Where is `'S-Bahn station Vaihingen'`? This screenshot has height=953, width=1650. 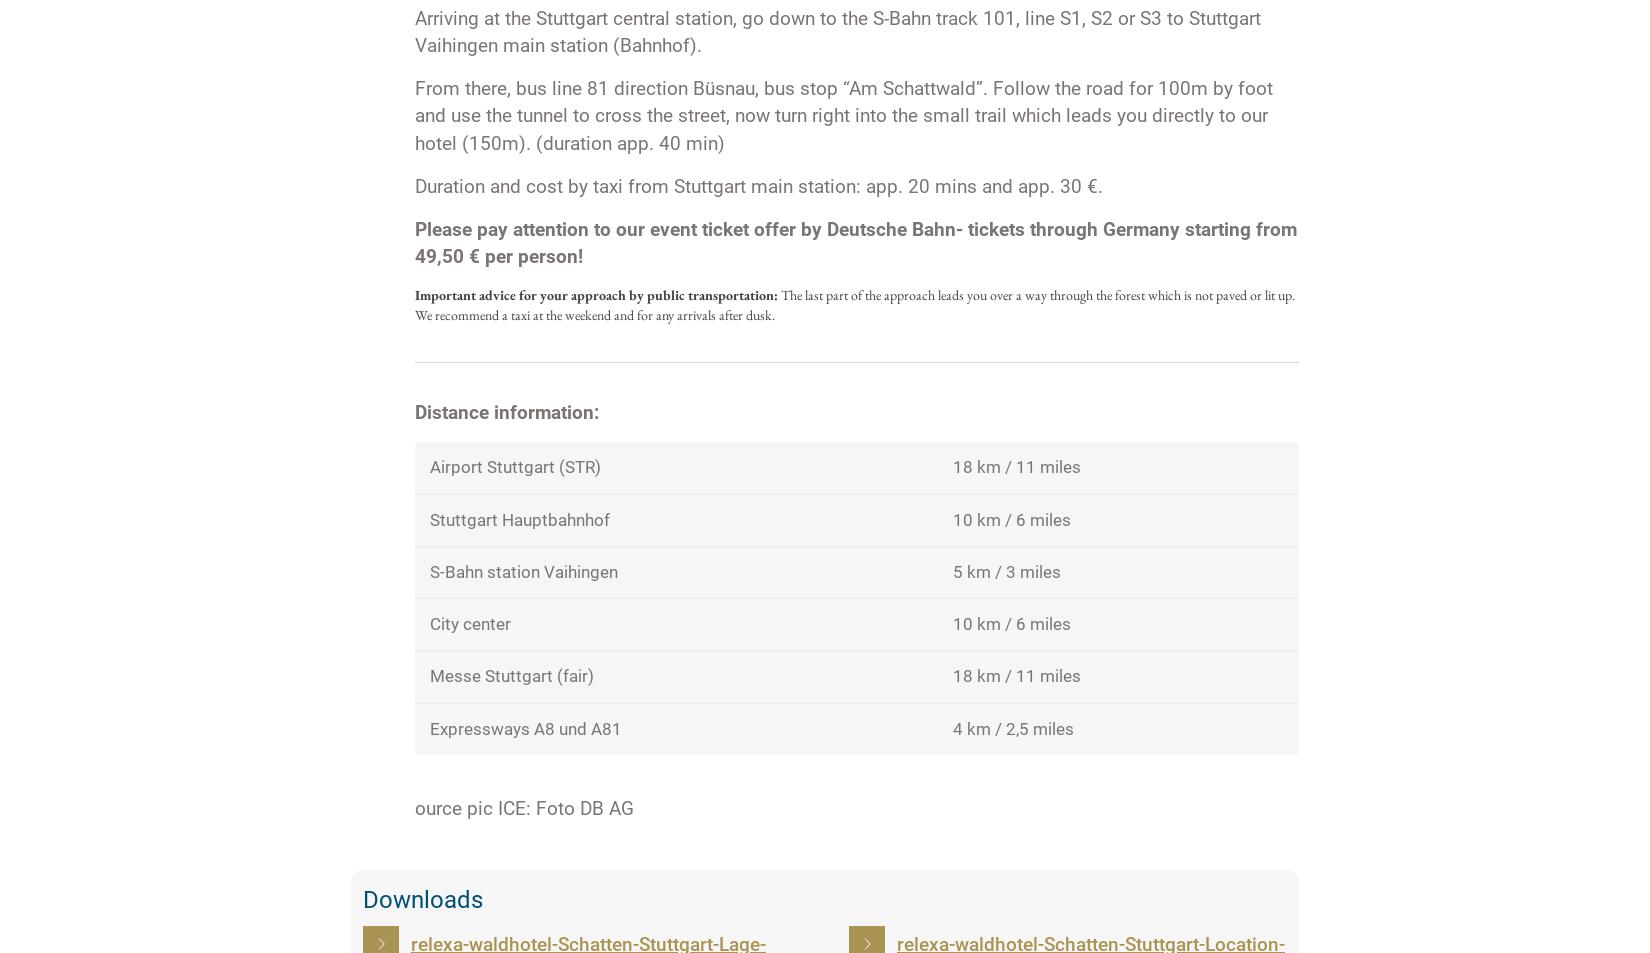
'S-Bahn station Vaihingen' is located at coordinates (522, 571).